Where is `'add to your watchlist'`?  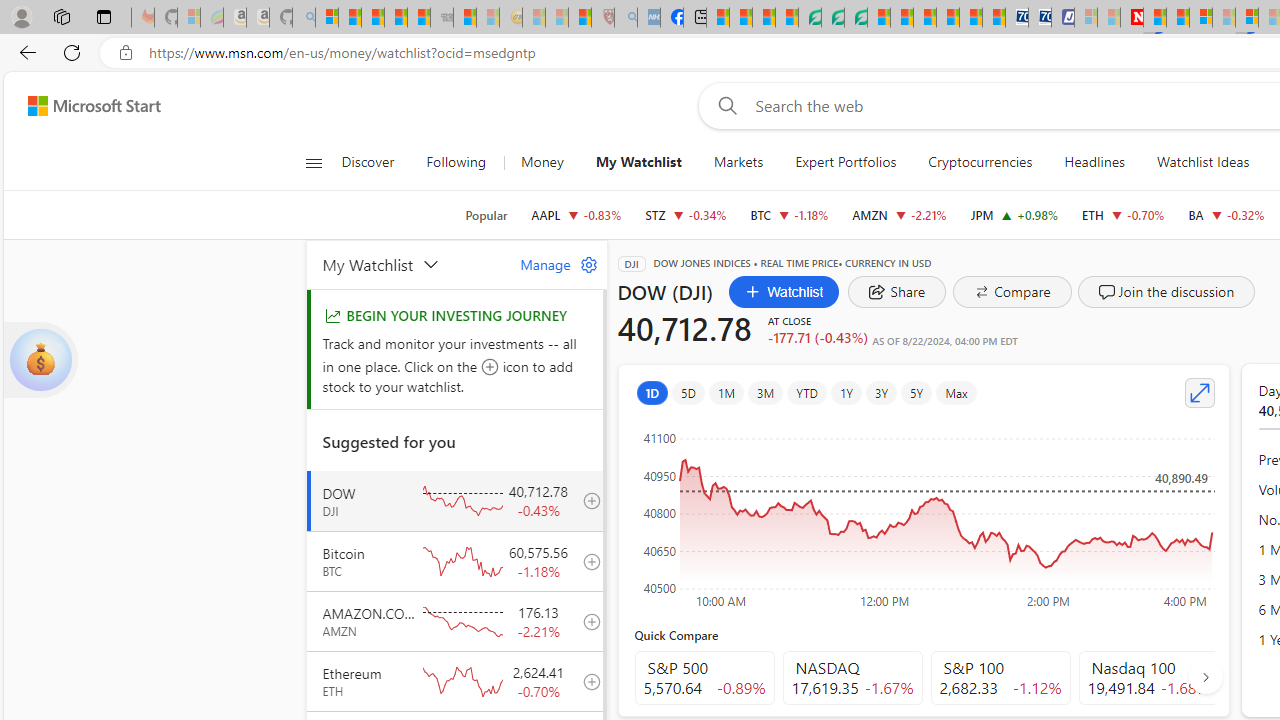 'add to your watchlist' is located at coordinates (585, 680).